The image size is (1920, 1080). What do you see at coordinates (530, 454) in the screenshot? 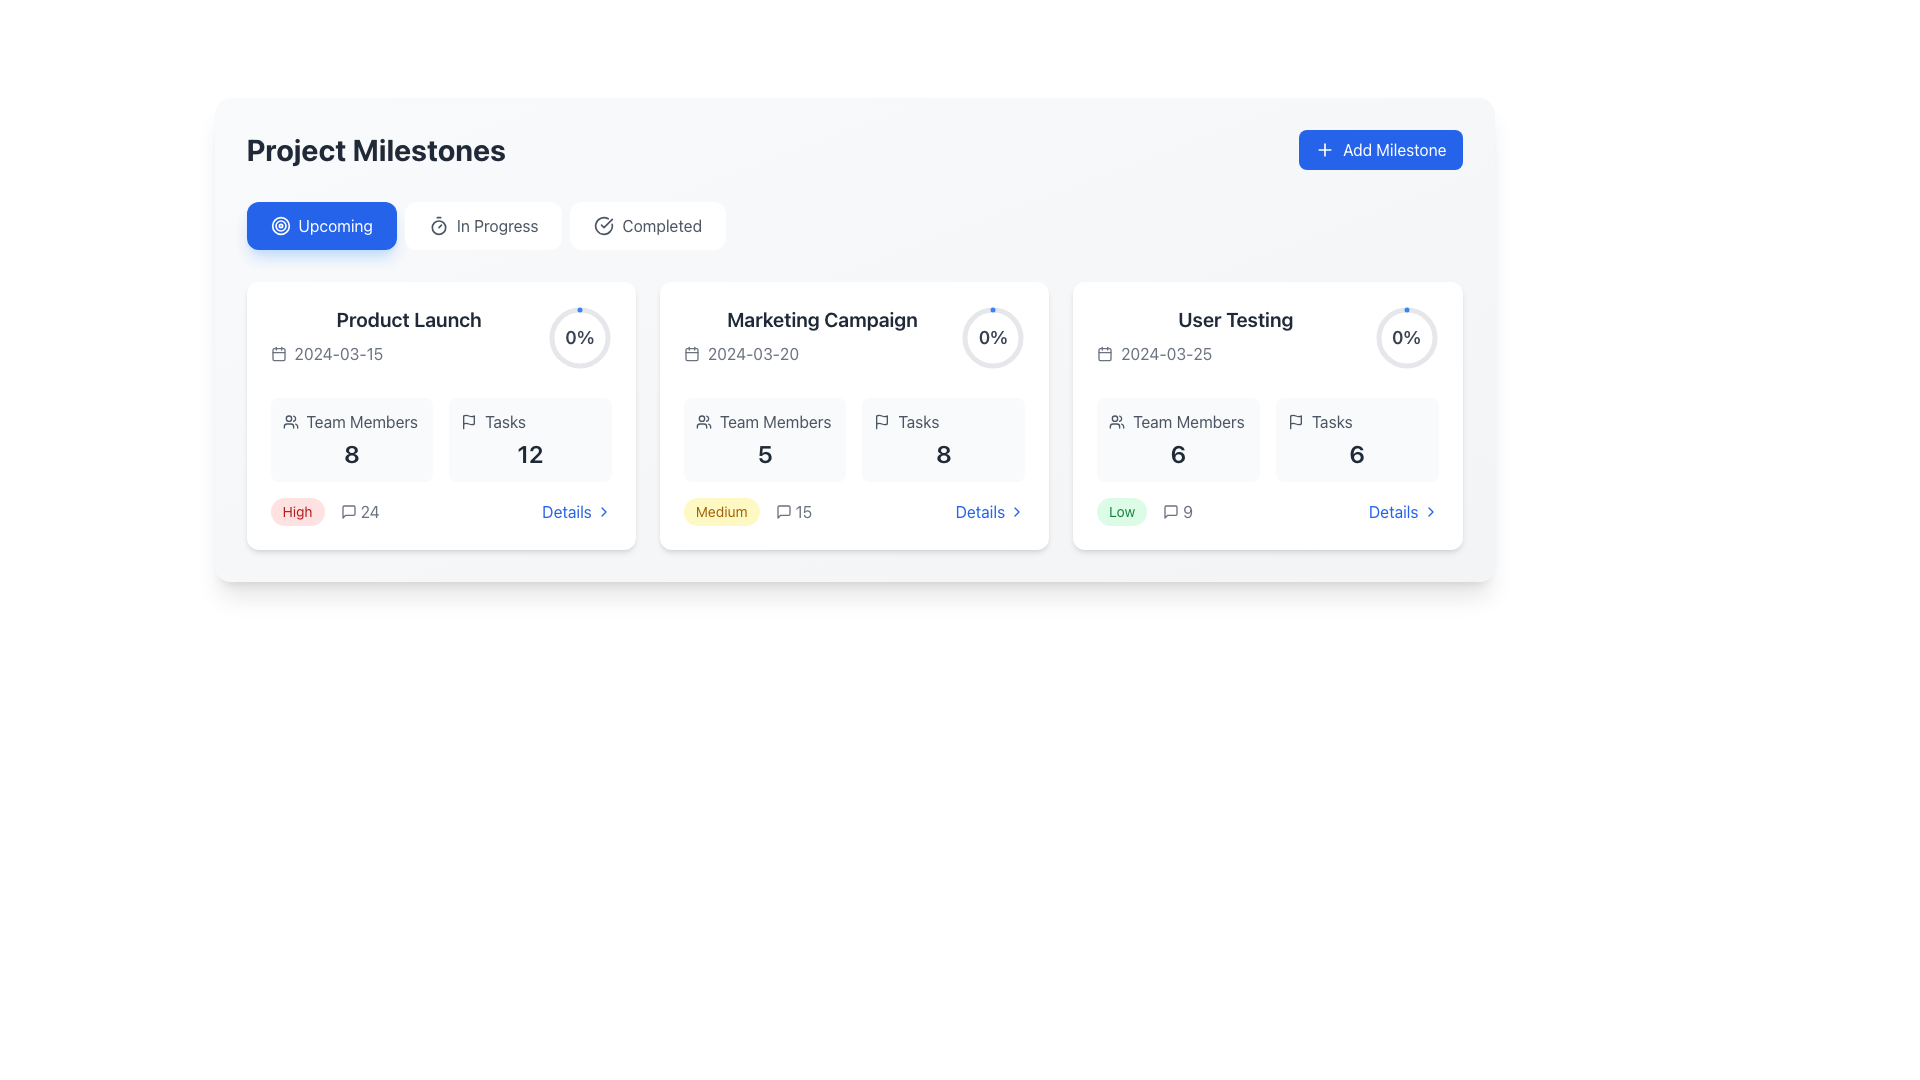
I see `the Text label that shows the count of tasks associated with the 'Product Launch' milestone, located in the 'Tasks' section of the card` at bounding box center [530, 454].